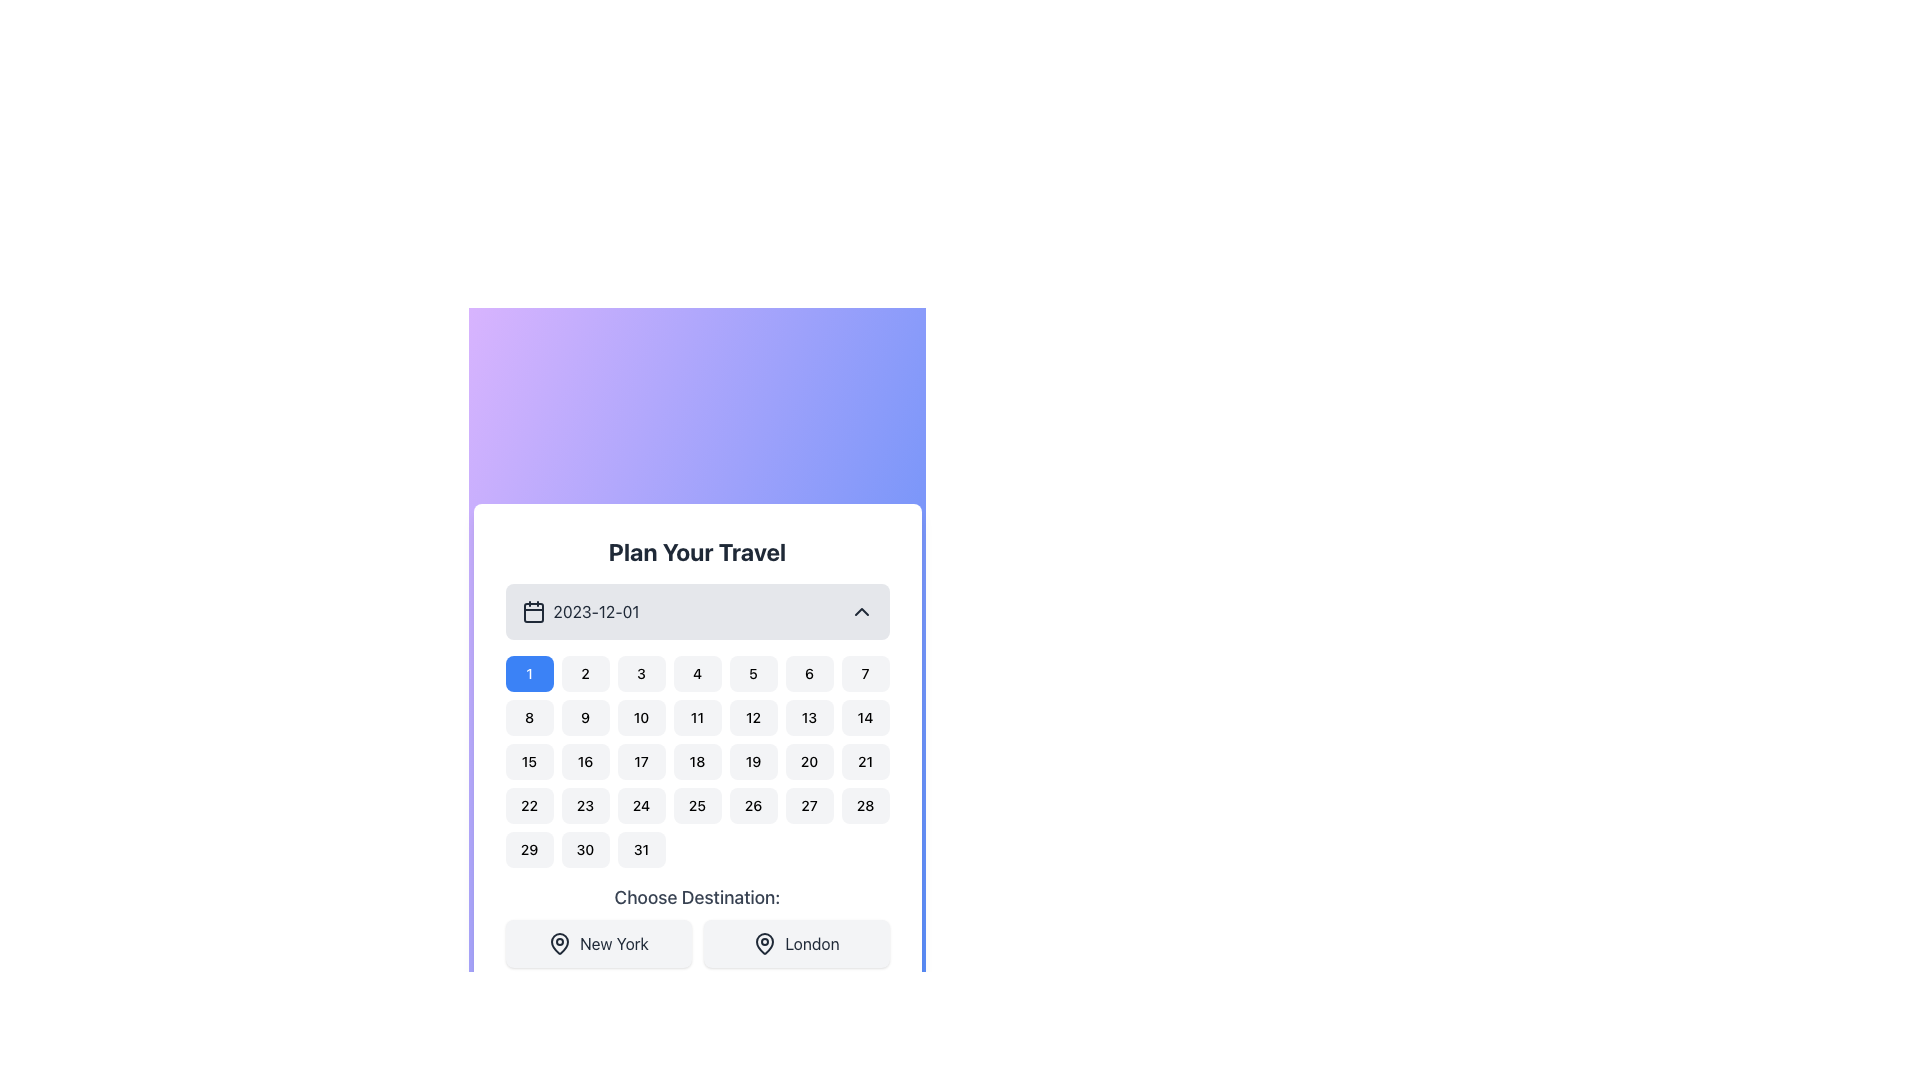 The width and height of the screenshot is (1920, 1080). I want to click on the button displaying the number '22', which is a light gray rectangular button with rounded corners, located in the bottom row of a grid layout representing a calendar, so click(529, 805).